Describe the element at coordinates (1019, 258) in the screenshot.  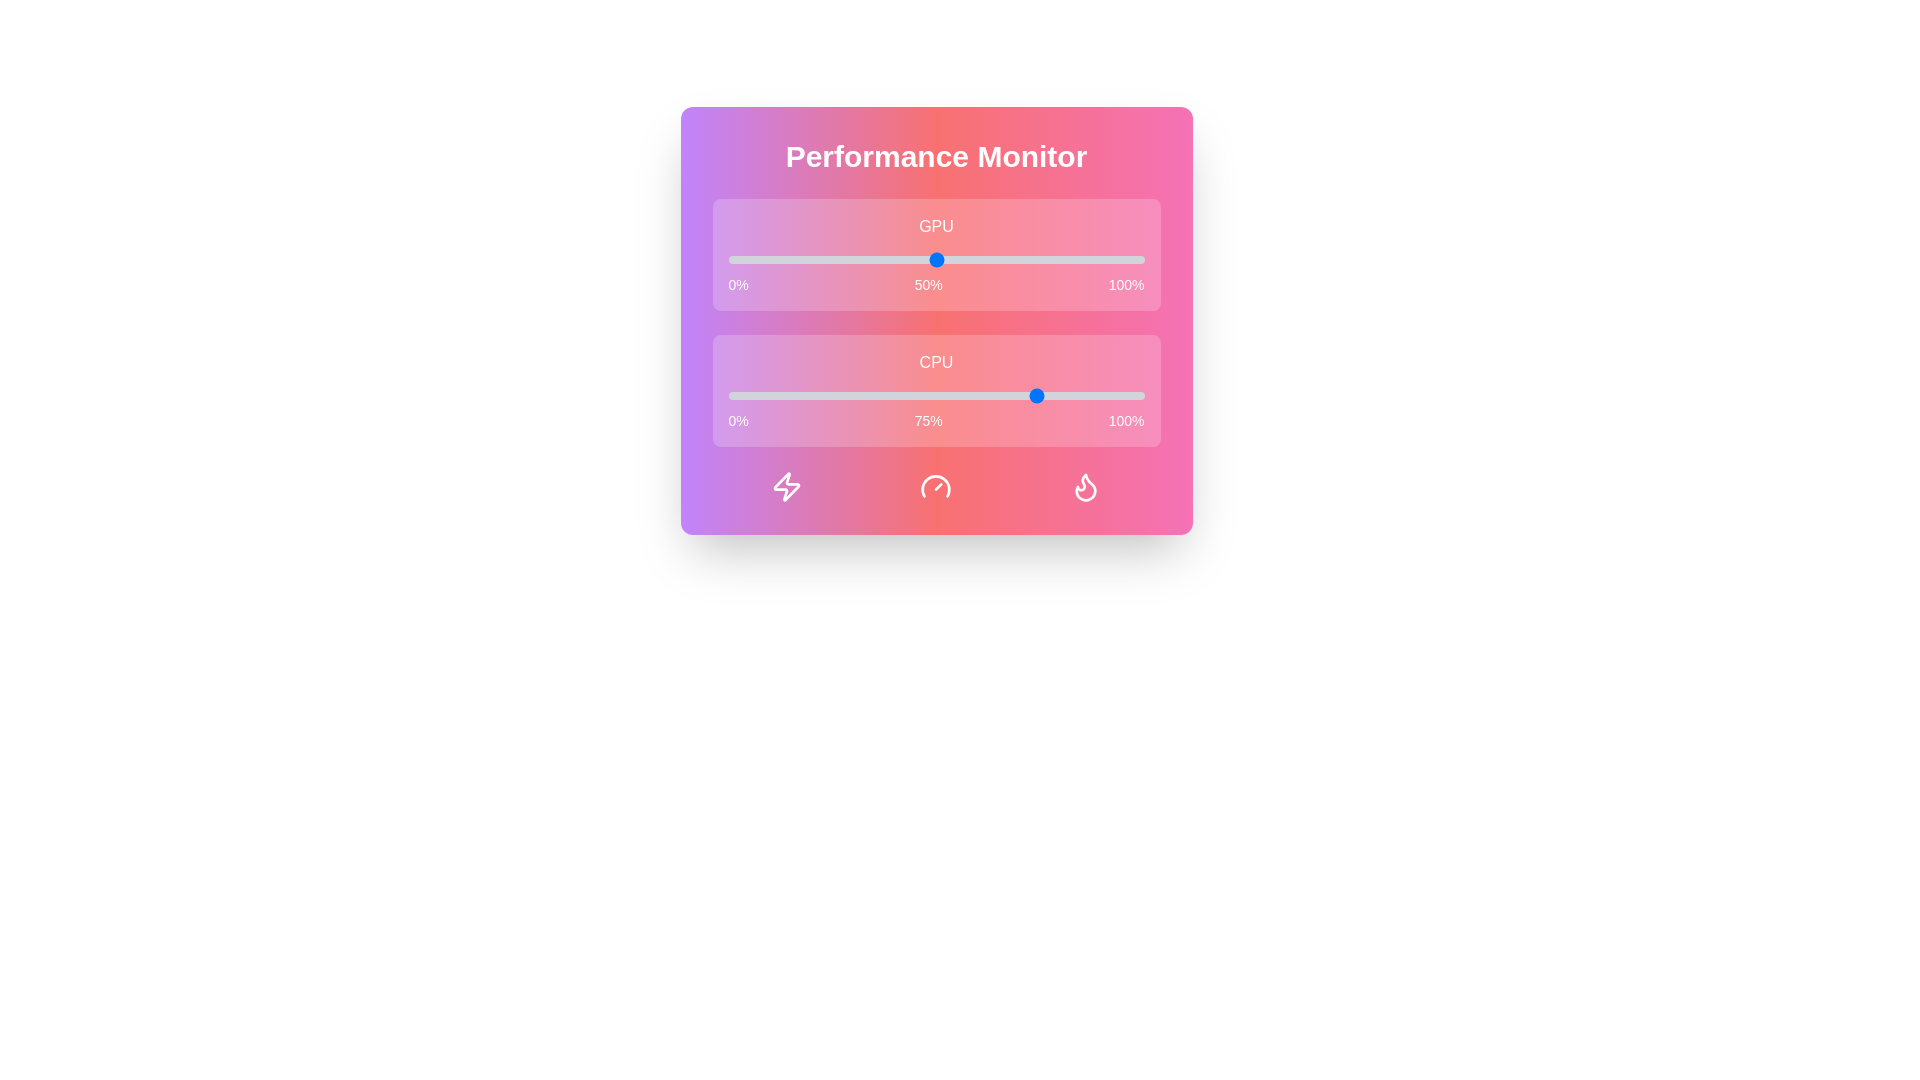
I see `the GPU performance slider to 70%` at that location.